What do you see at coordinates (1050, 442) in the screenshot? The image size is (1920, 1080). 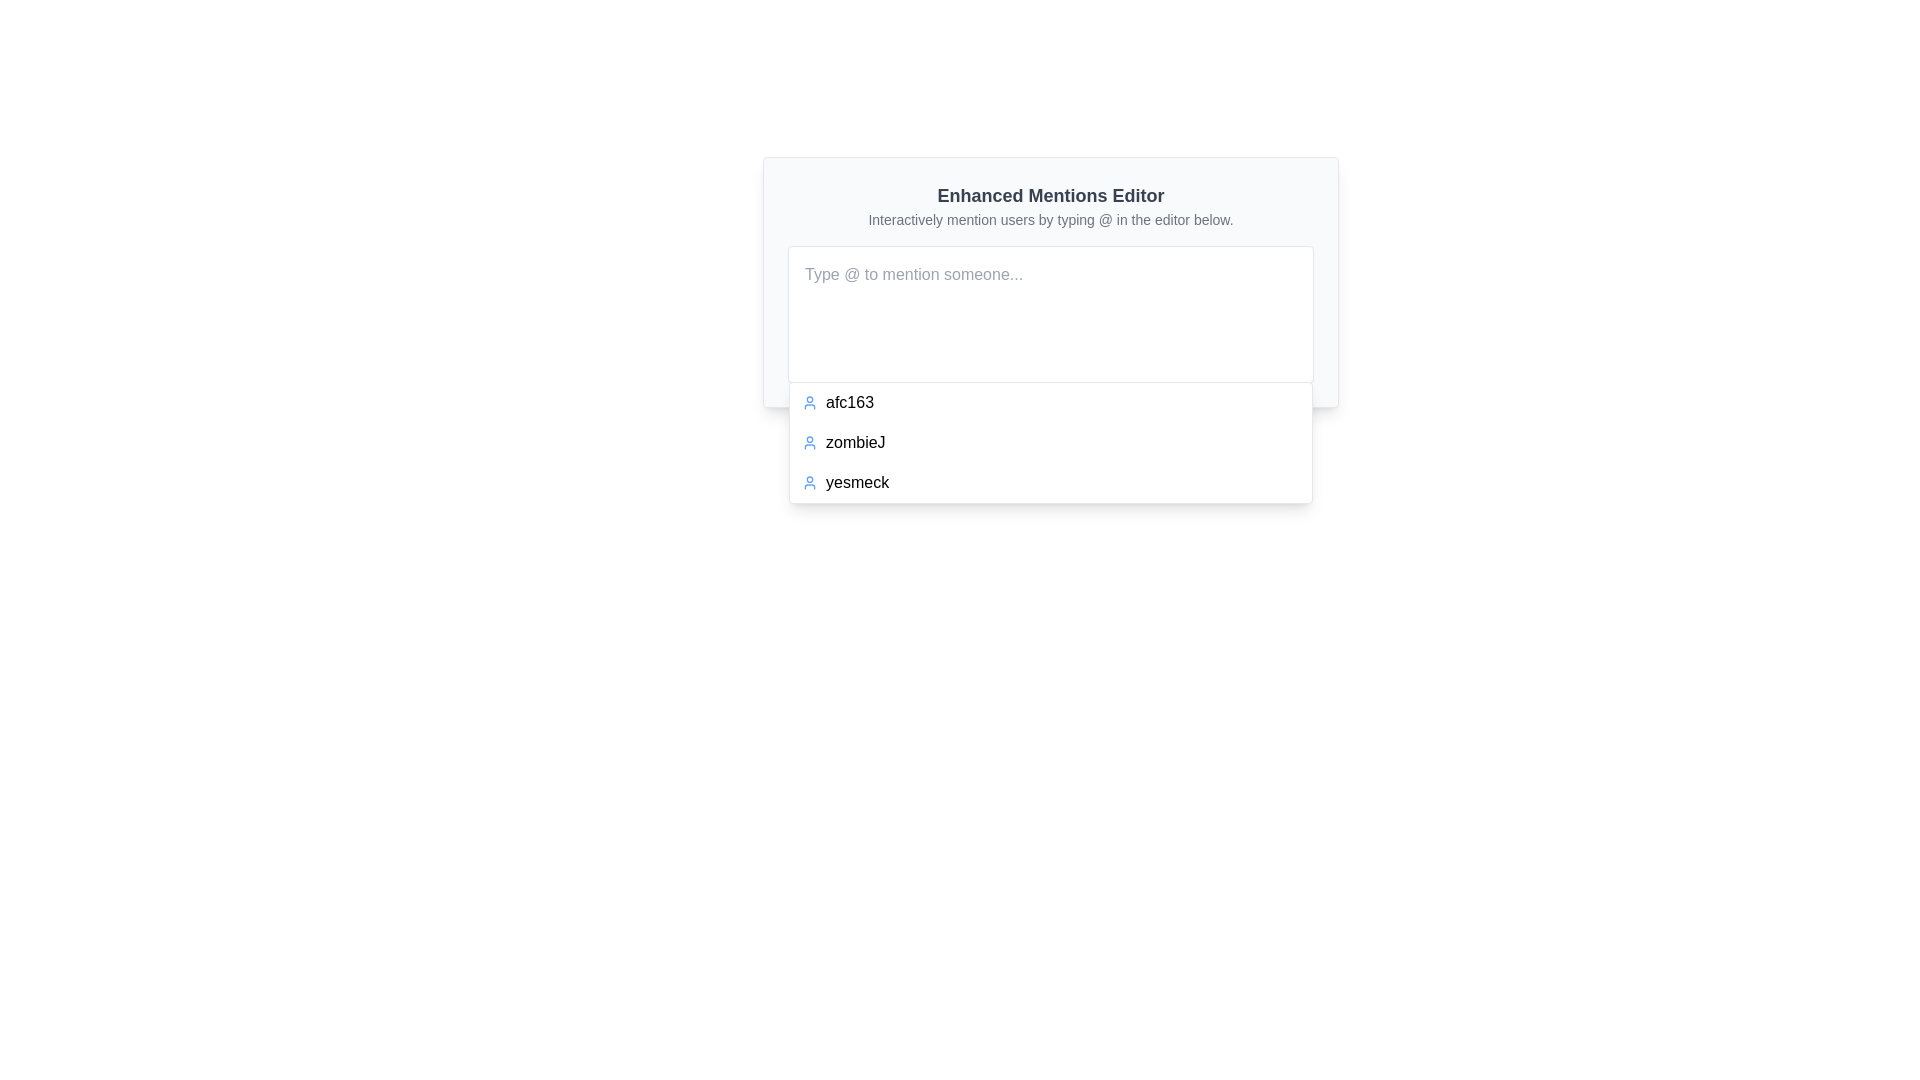 I see `the Dropdown suggestion list containing usernames 'afc163', 'zombieJ', and 'yesmeck', which is styled with a white background and blue user icons` at bounding box center [1050, 442].